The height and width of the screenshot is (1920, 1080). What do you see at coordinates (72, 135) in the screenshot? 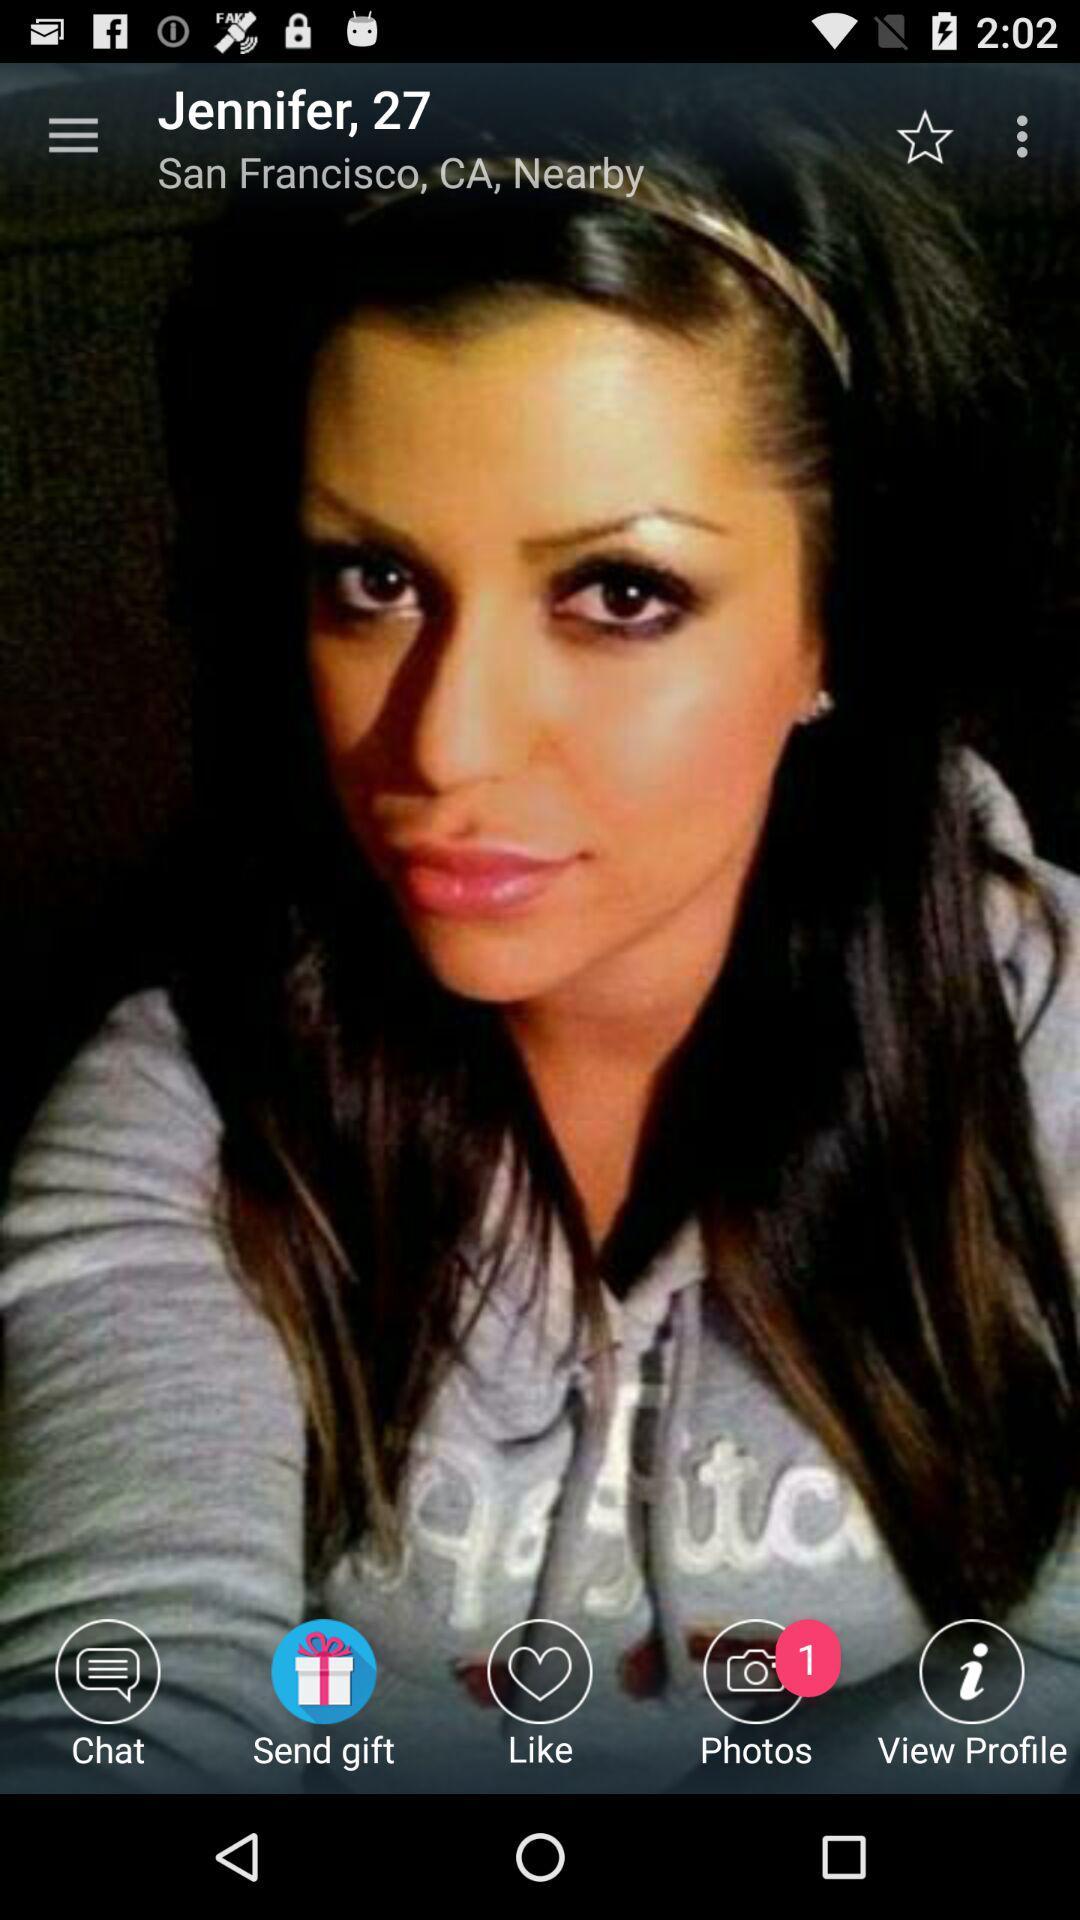
I see `icon above the chat` at bounding box center [72, 135].